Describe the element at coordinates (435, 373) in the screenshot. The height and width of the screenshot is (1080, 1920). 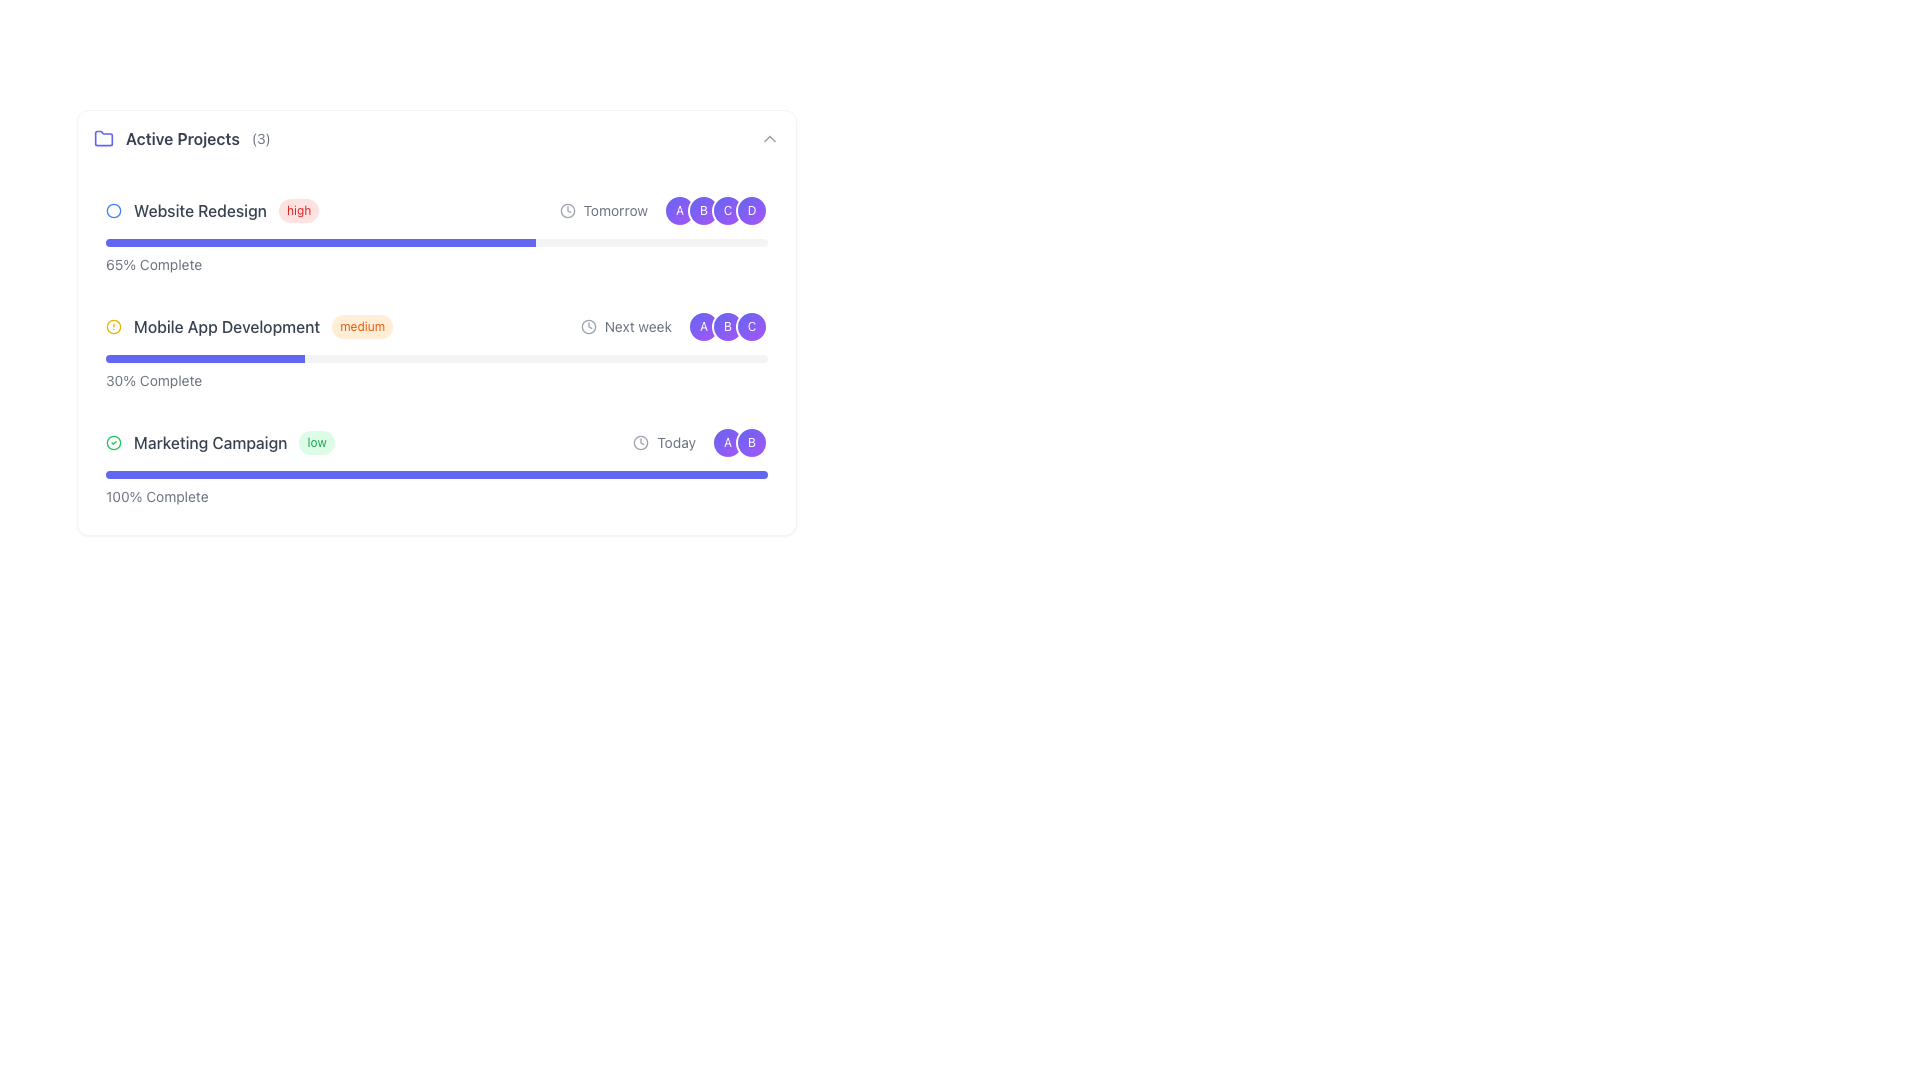
I see `the progress information of the progress bar labeled '30% Complete' located in the 'Mobile App Development' section of the 'Active Projects' list` at that location.